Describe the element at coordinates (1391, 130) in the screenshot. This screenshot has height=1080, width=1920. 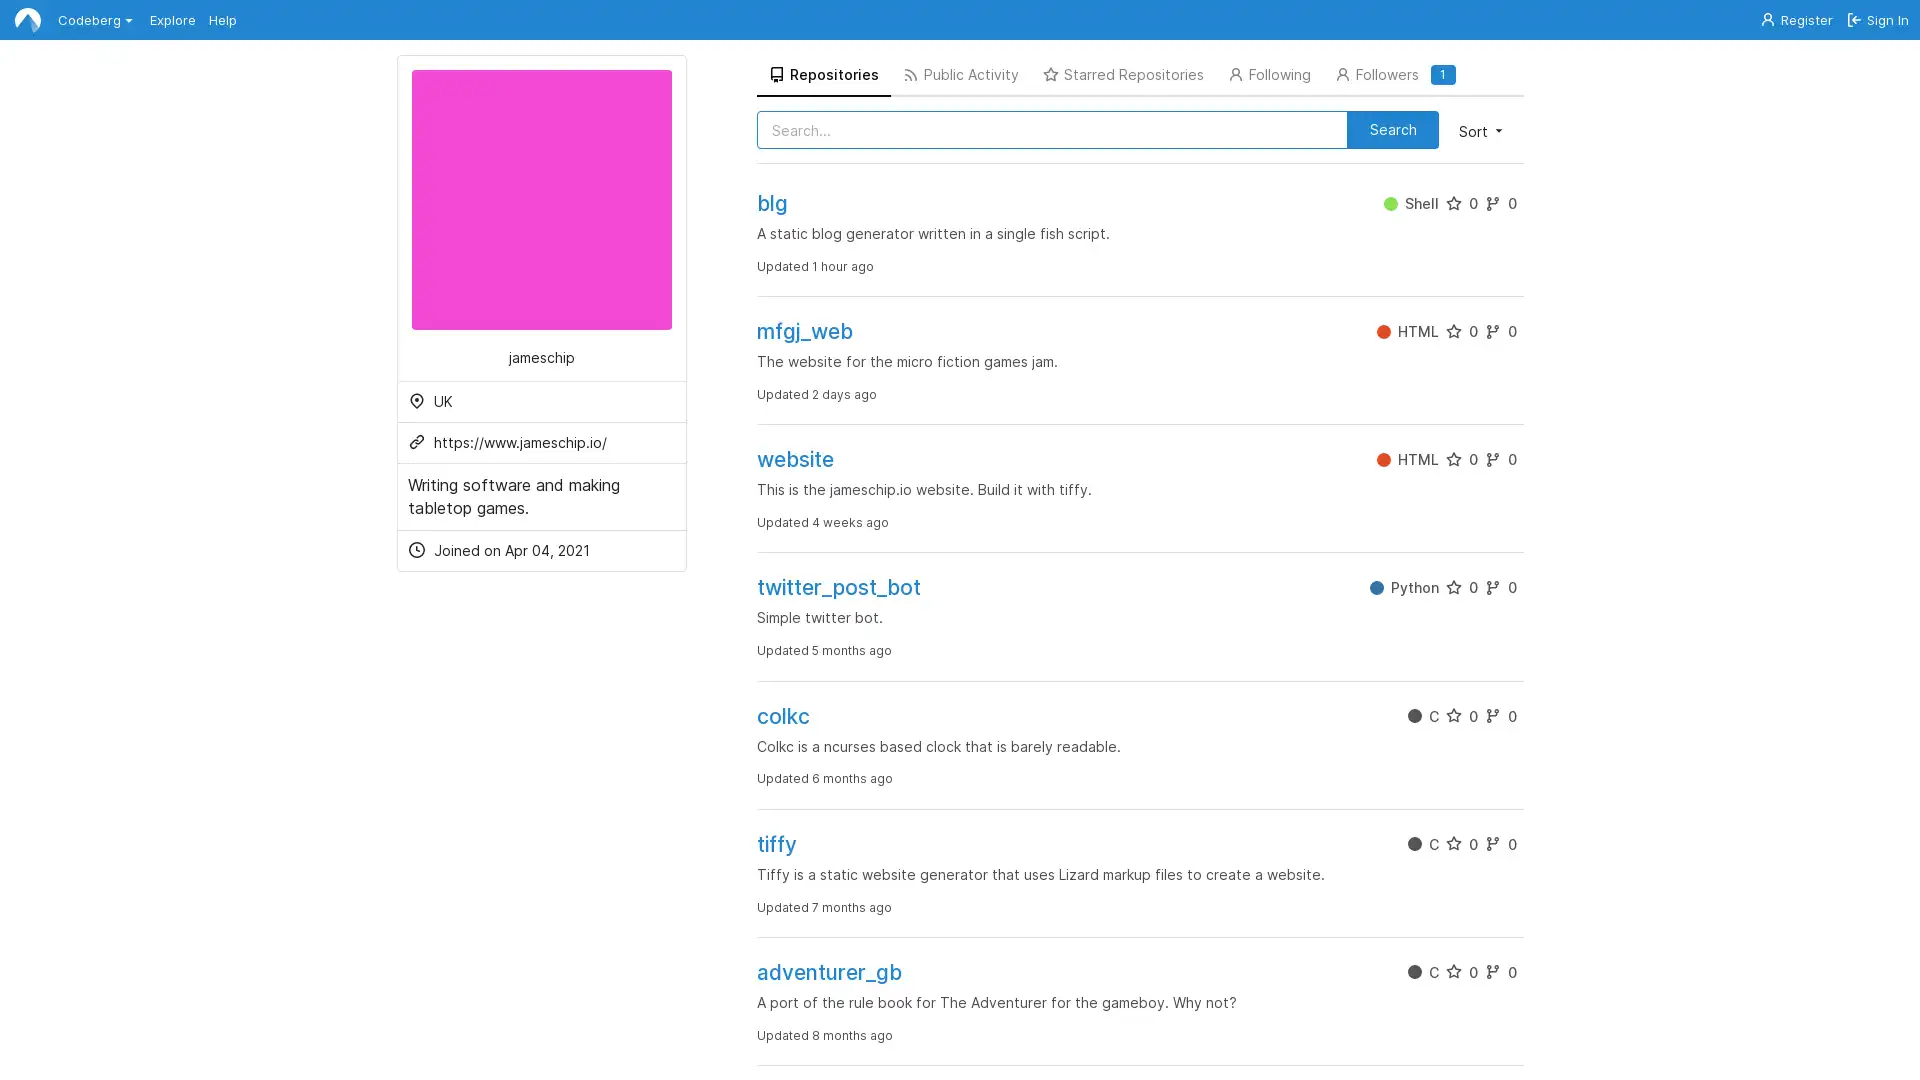
I see `Search` at that location.